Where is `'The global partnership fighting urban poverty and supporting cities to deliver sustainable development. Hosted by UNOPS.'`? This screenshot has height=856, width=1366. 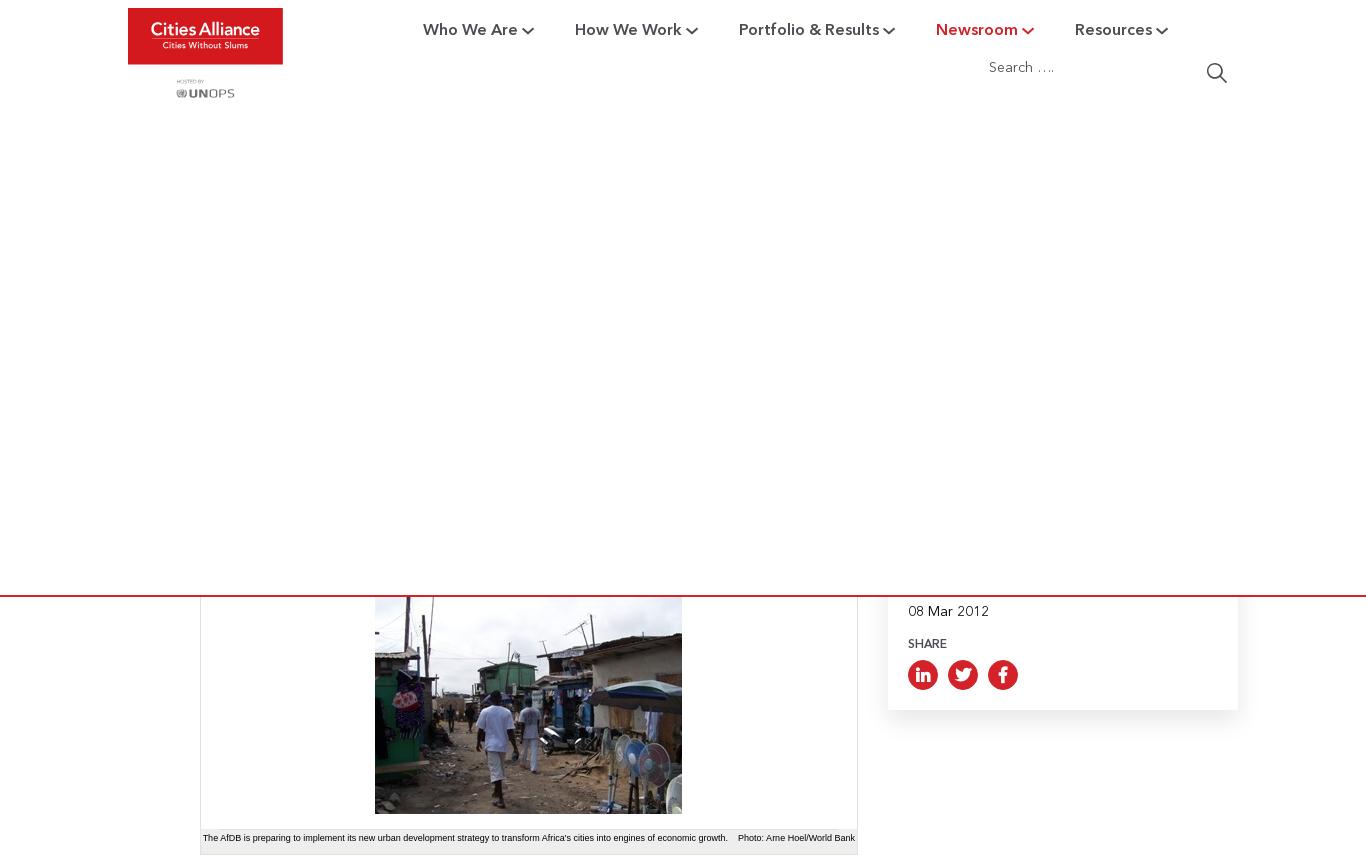
'The global partnership fighting urban poverty and supporting cities to deliver sustainable development. Hosted by UNOPS.' is located at coordinates (294, 211).